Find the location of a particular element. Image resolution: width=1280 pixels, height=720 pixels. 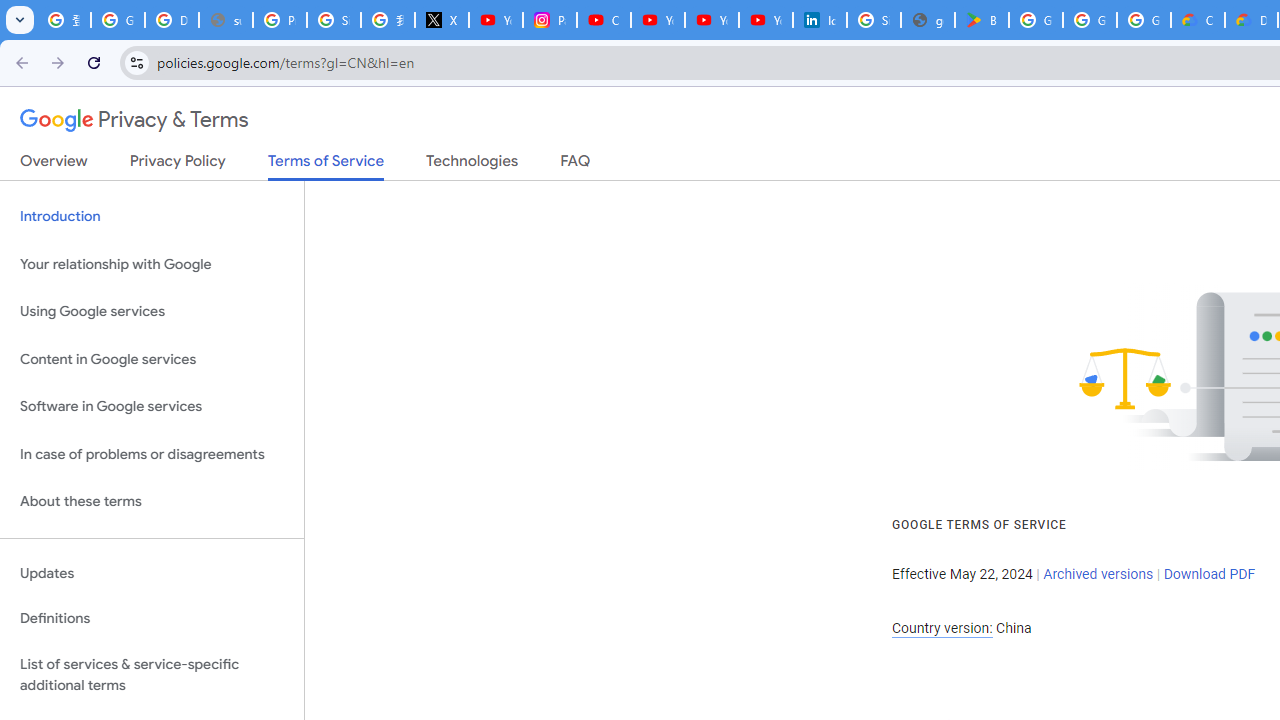

'Software in Google services' is located at coordinates (151, 406).